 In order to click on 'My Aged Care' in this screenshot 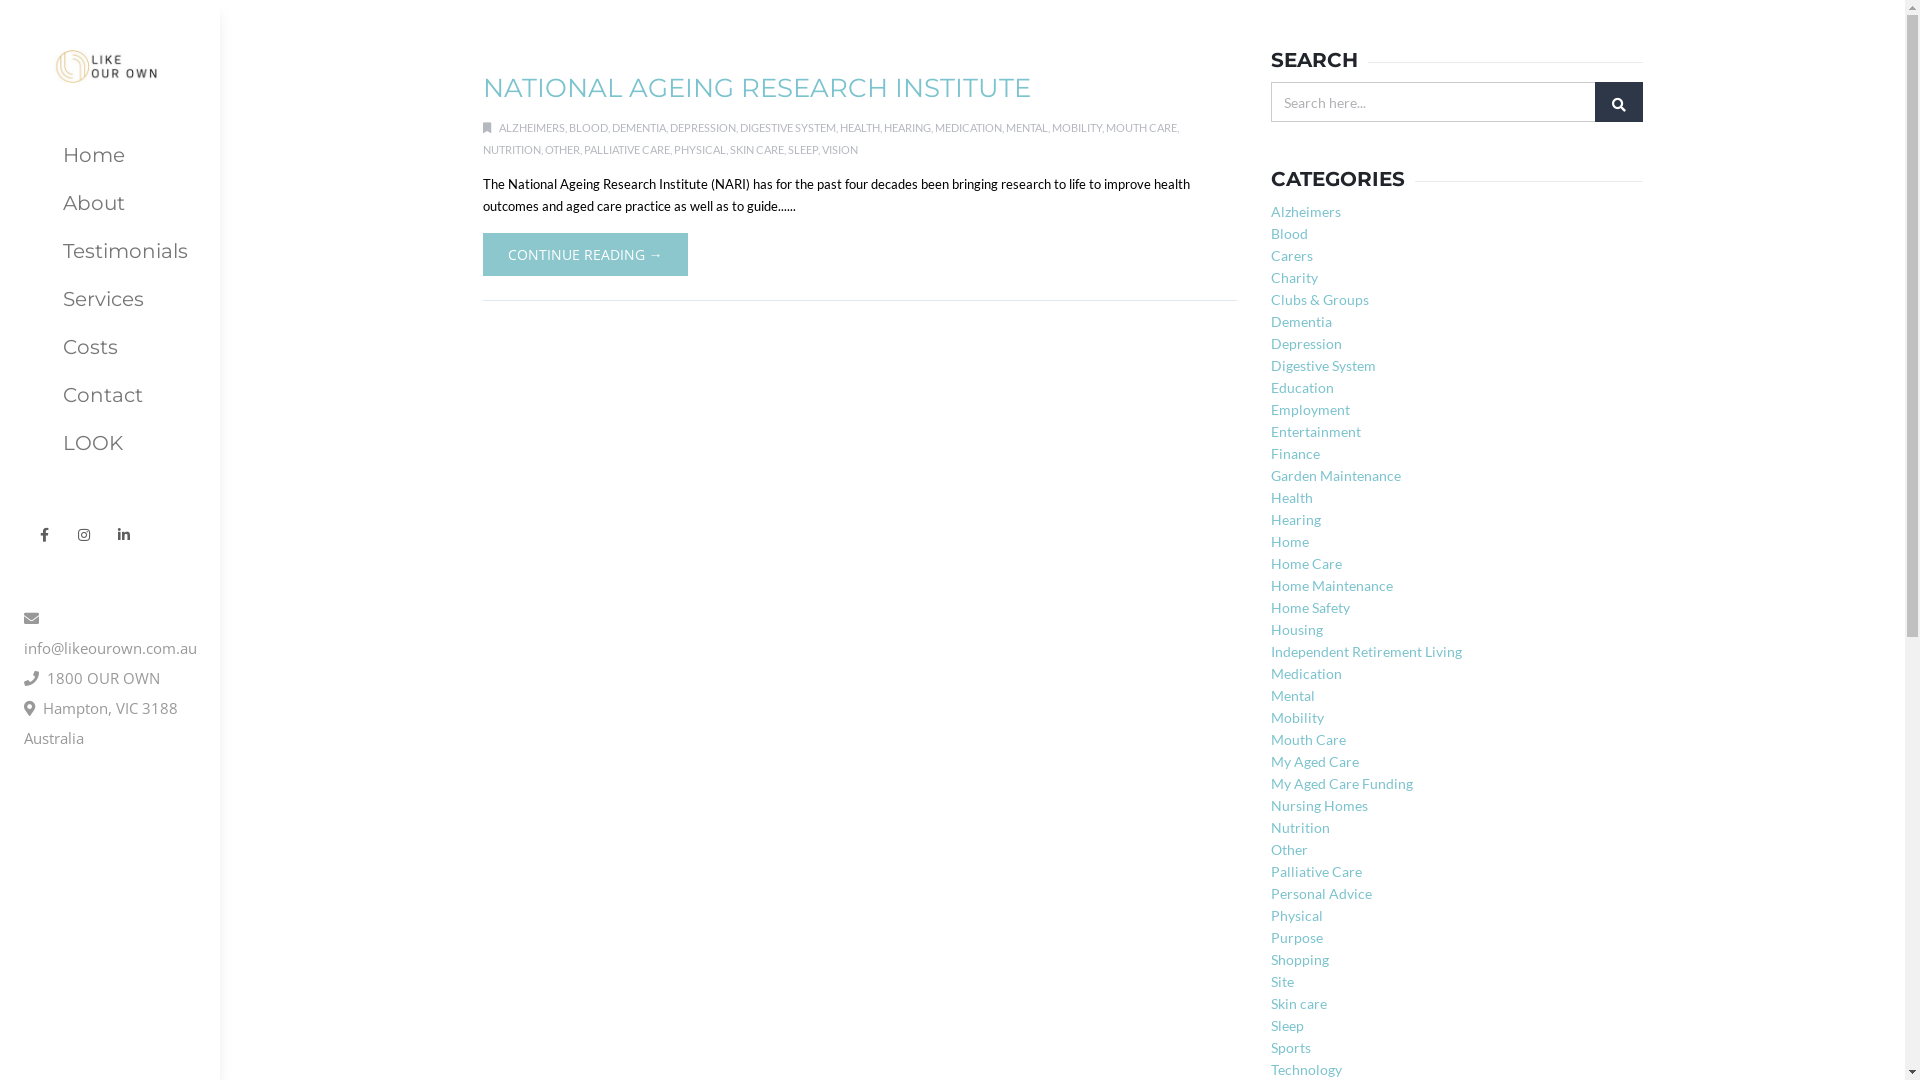, I will do `click(1315, 761)`.